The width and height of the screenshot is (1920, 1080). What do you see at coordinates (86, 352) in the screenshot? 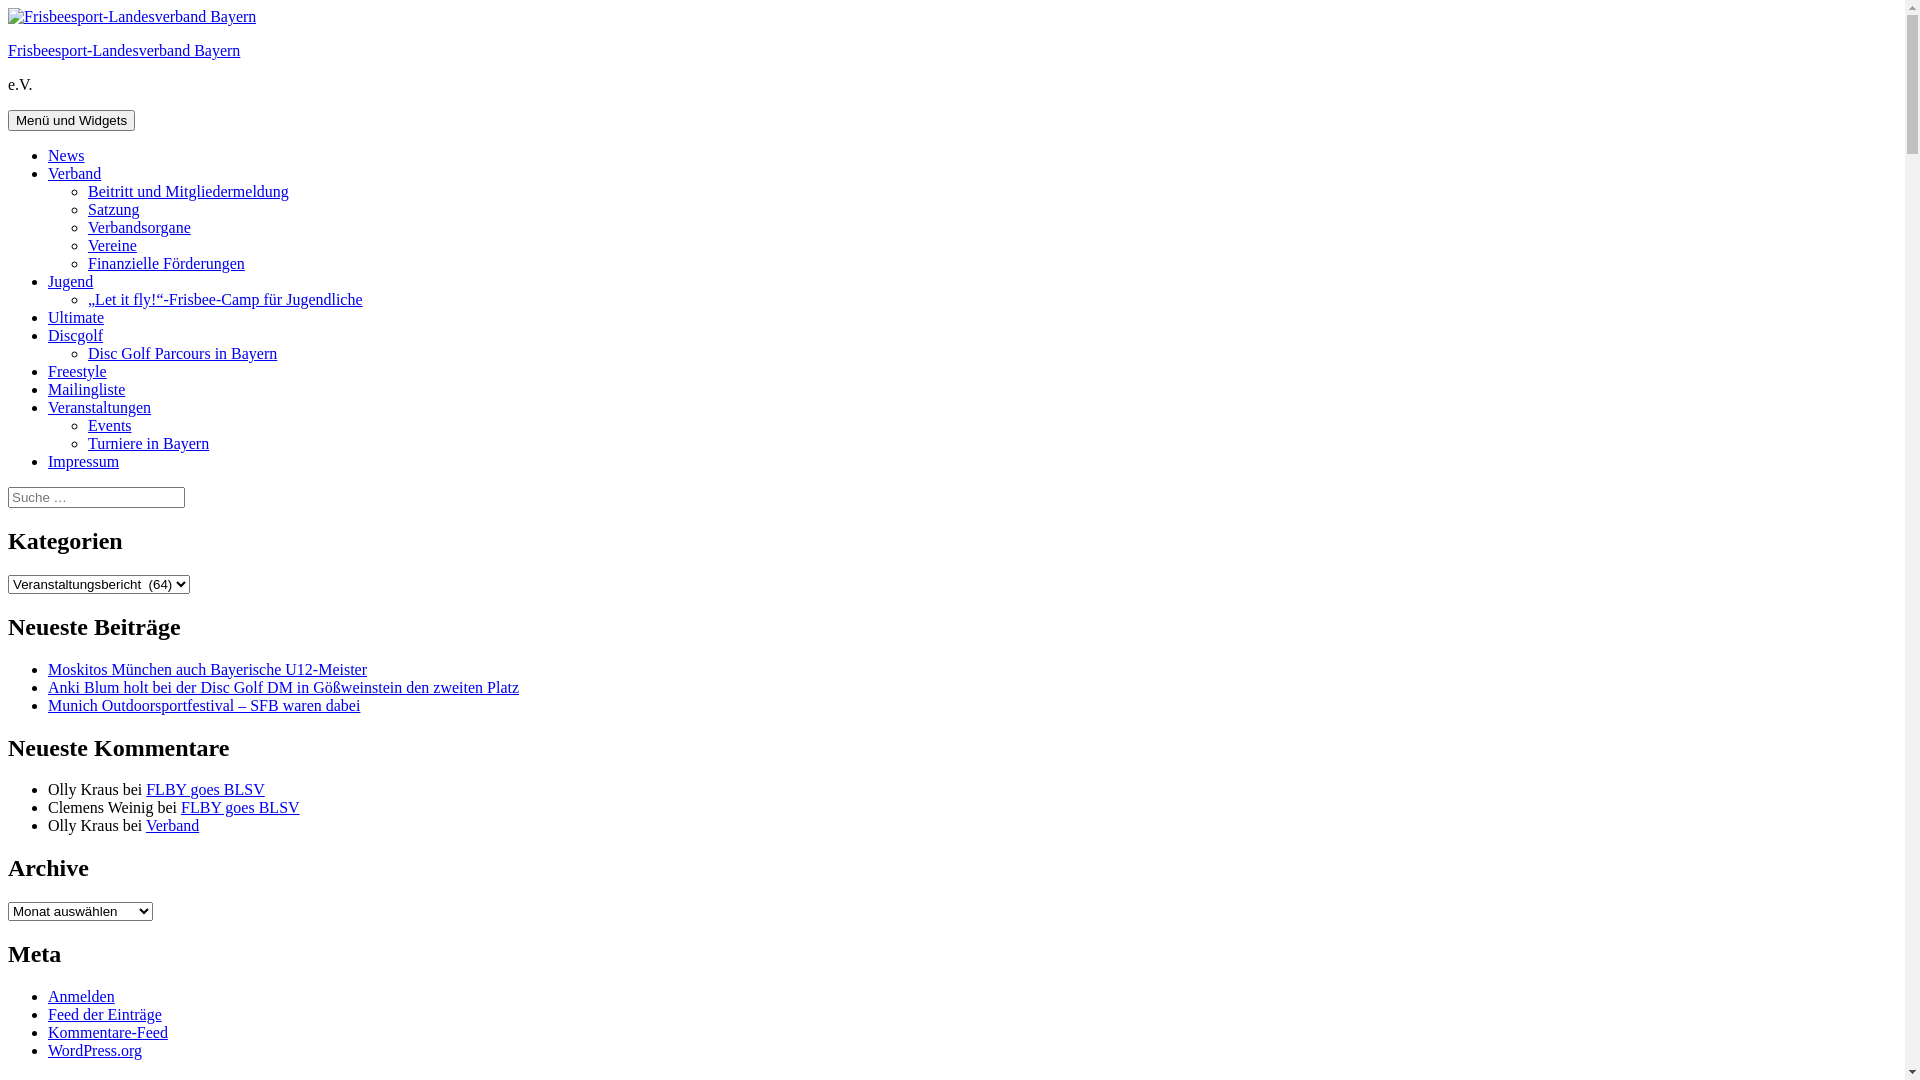
I see `'Disc Golf Parcours in Bayern'` at bounding box center [86, 352].